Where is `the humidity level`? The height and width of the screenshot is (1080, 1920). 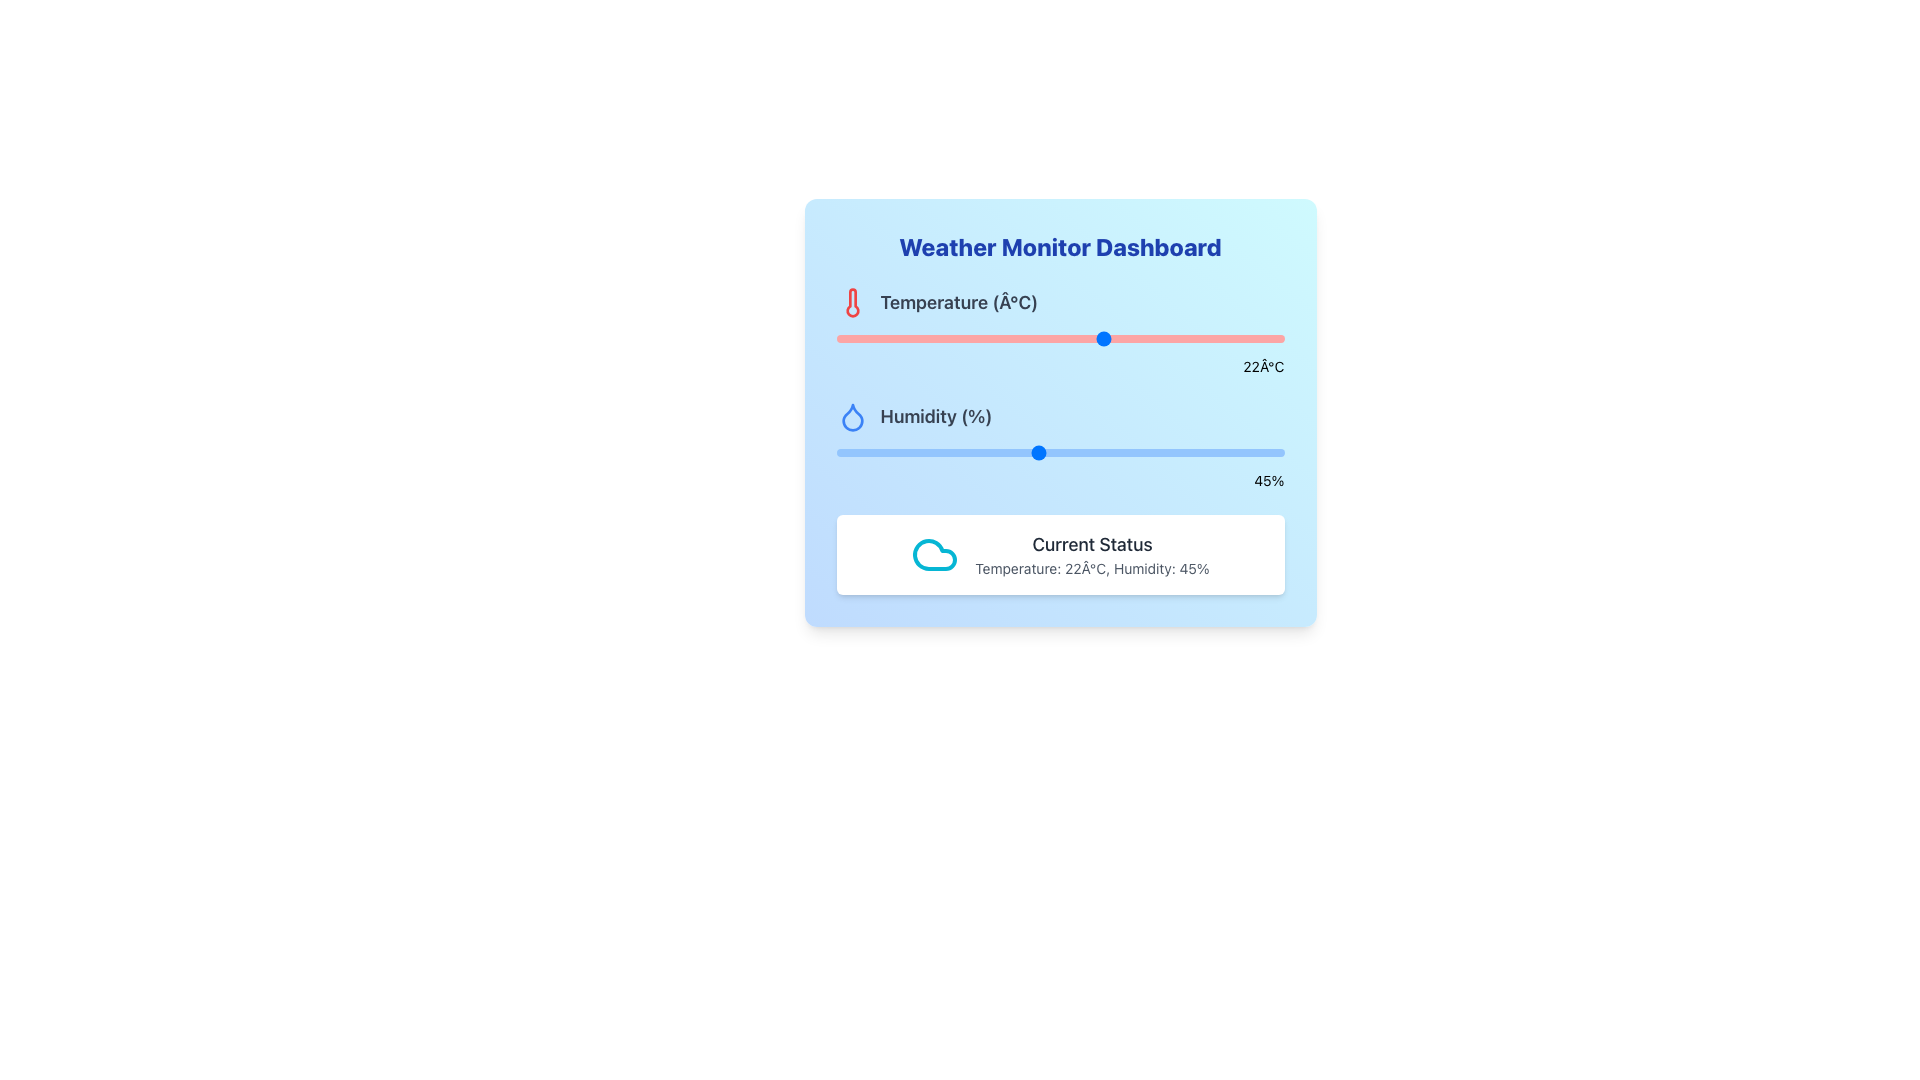
the humidity level is located at coordinates (1038, 452).